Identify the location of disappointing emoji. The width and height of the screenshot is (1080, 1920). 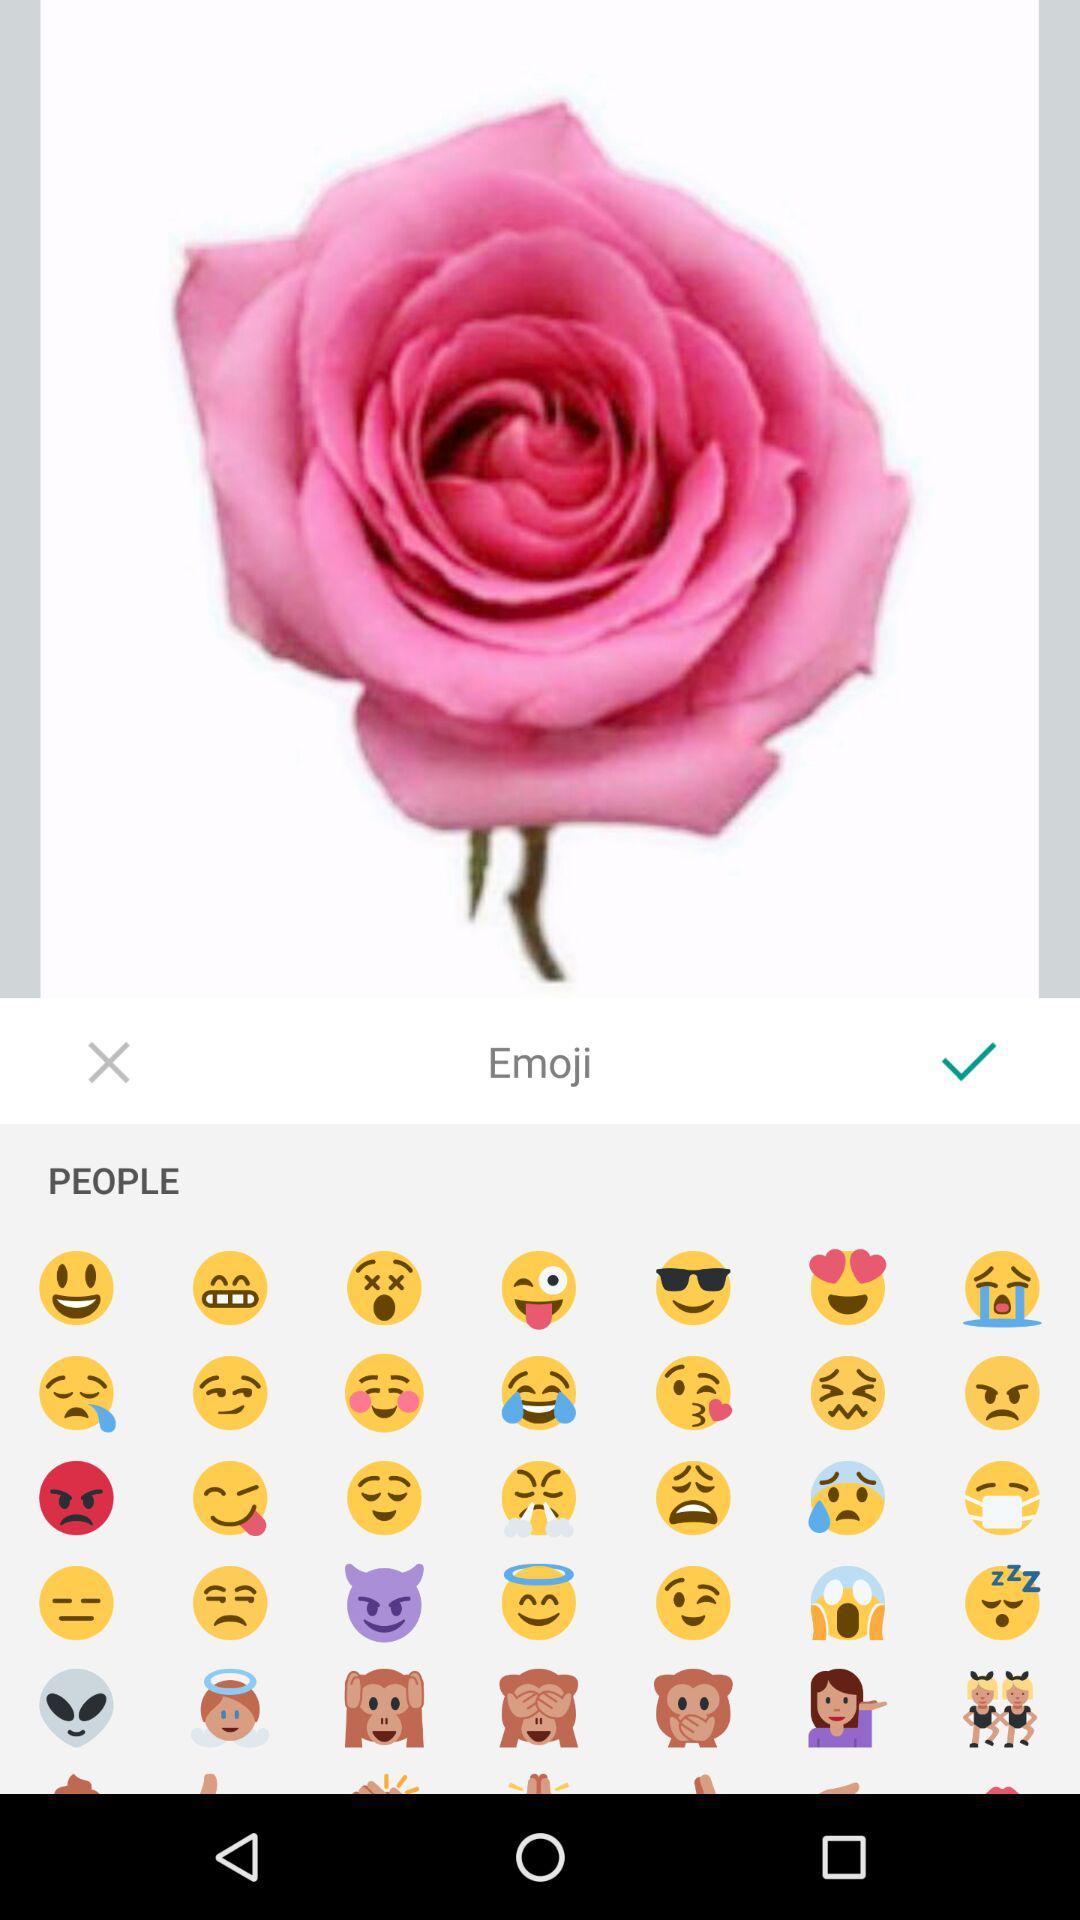
(75, 1603).